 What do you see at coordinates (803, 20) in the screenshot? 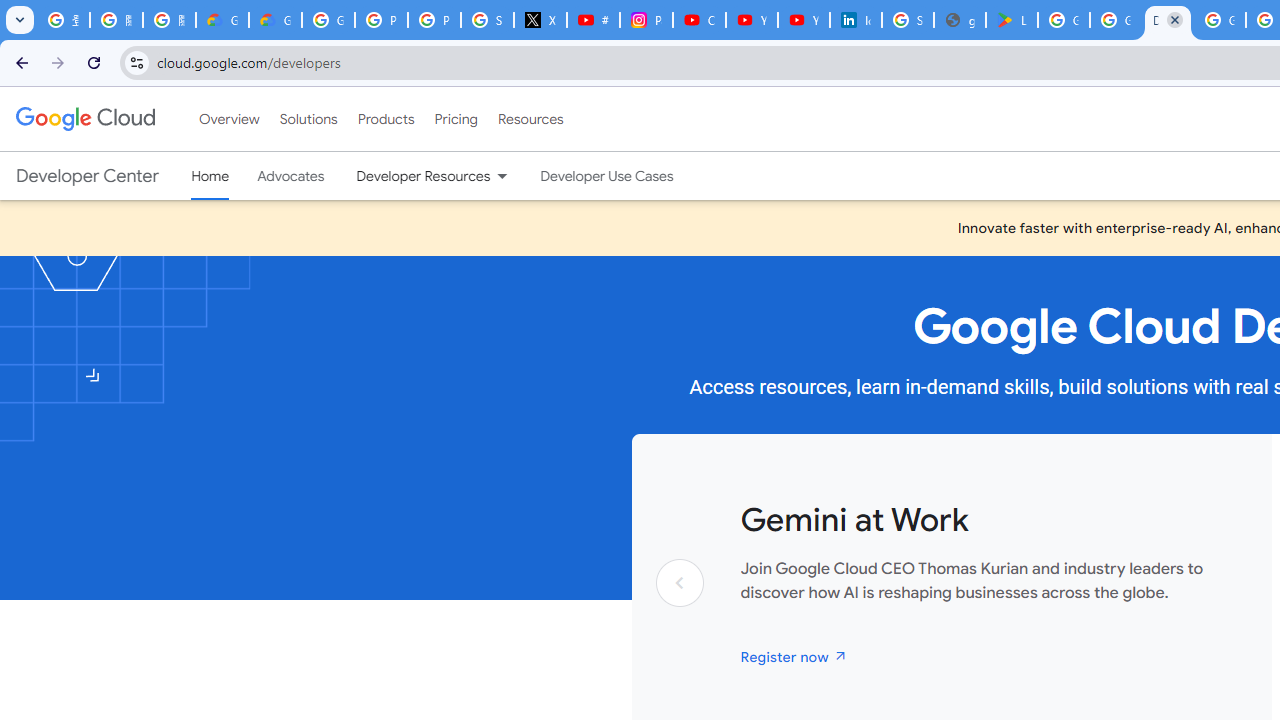
I see `'YouTube Culture & Trends - YouTube Top 10, 2021'` at bounding box center [803, 20].